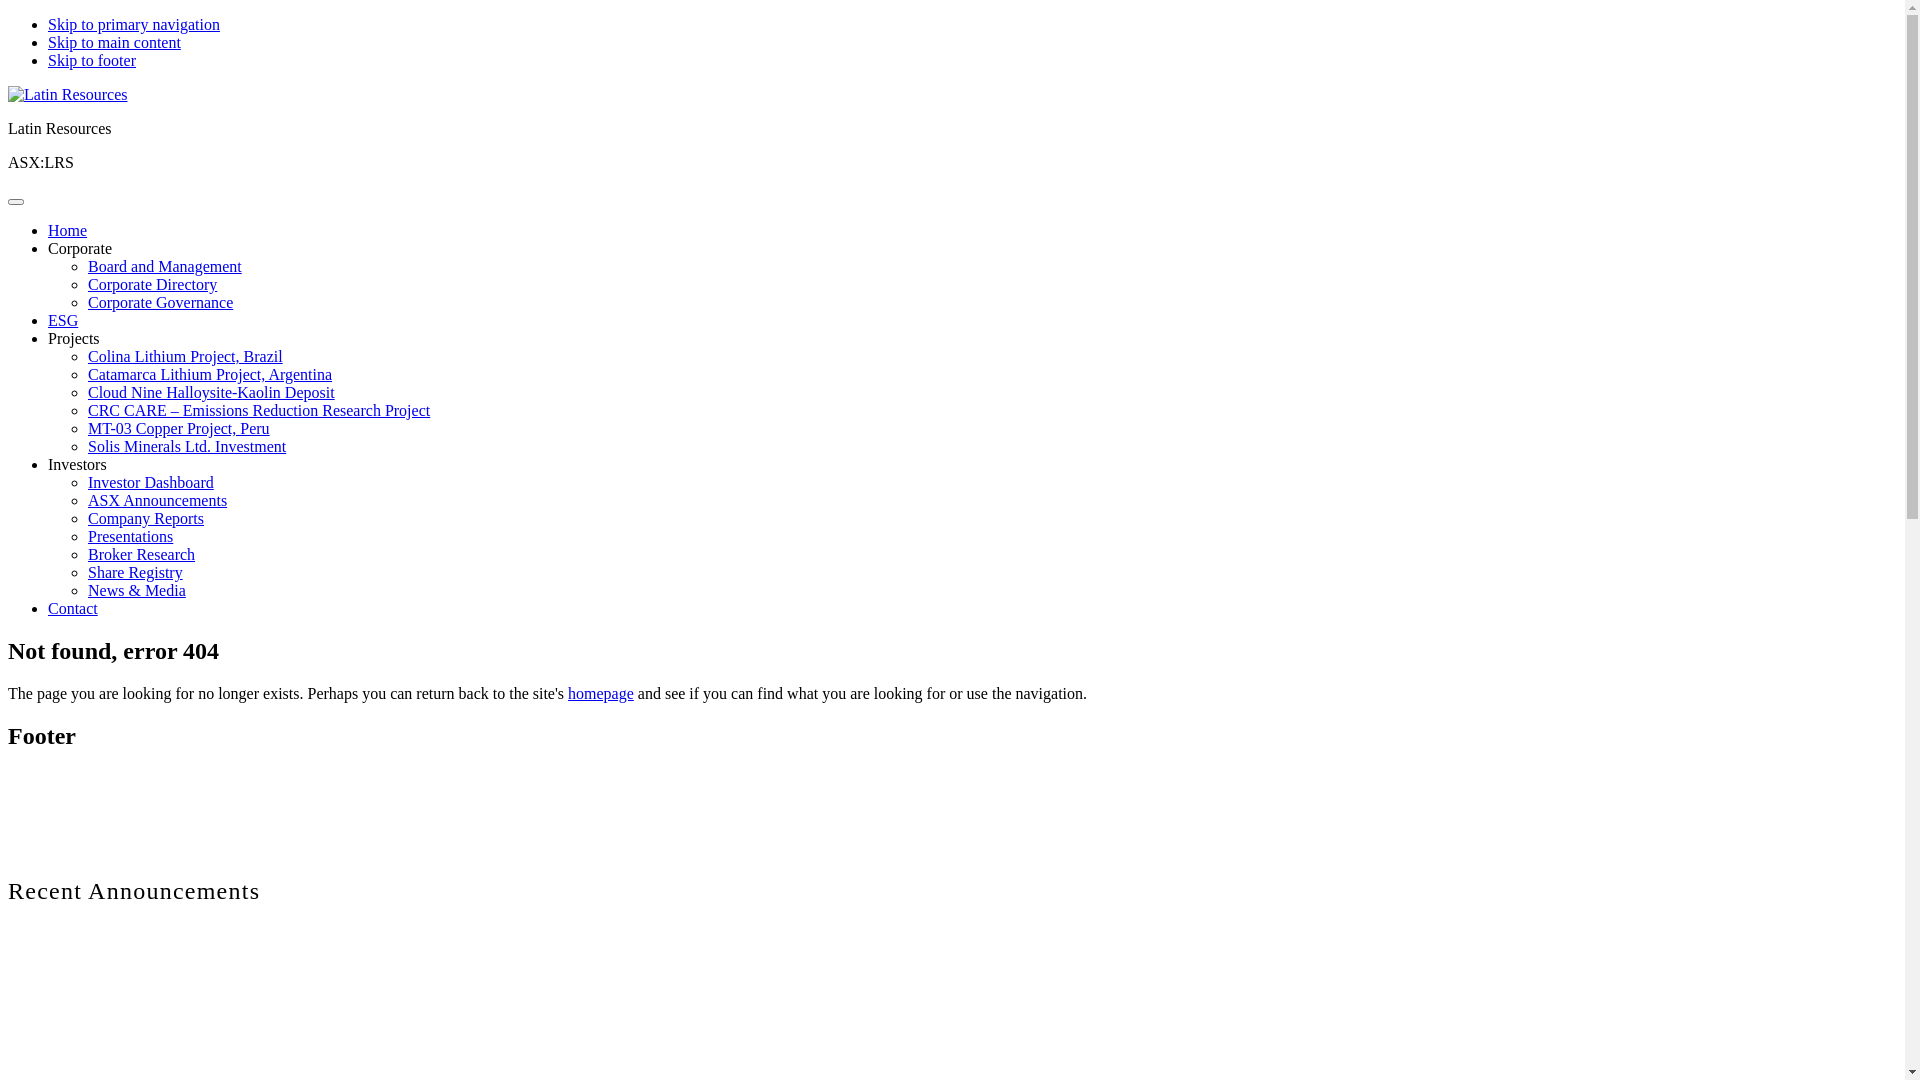 The image size is (1920, 1080). I want to click on 'Contact', so click(72, 607).